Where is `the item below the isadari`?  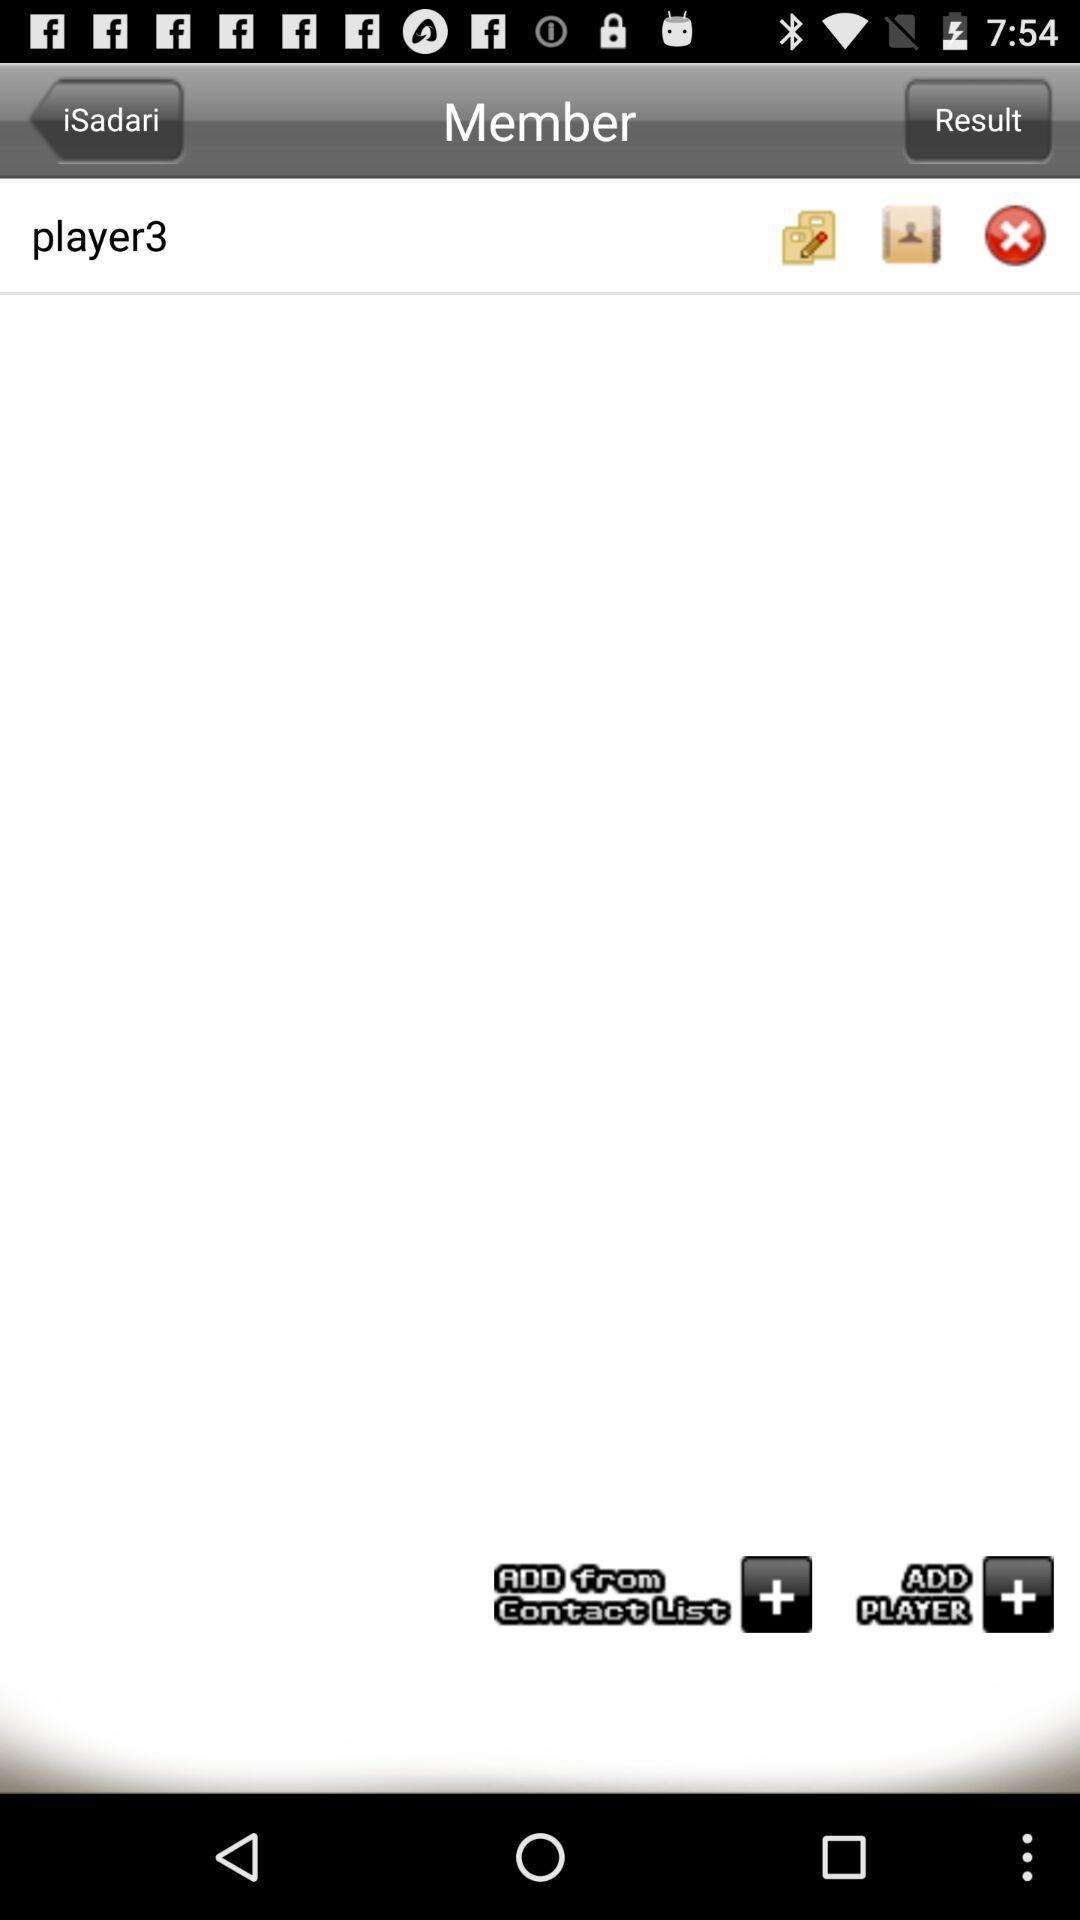 the item below the isadari is located at coordinates (401, 235).